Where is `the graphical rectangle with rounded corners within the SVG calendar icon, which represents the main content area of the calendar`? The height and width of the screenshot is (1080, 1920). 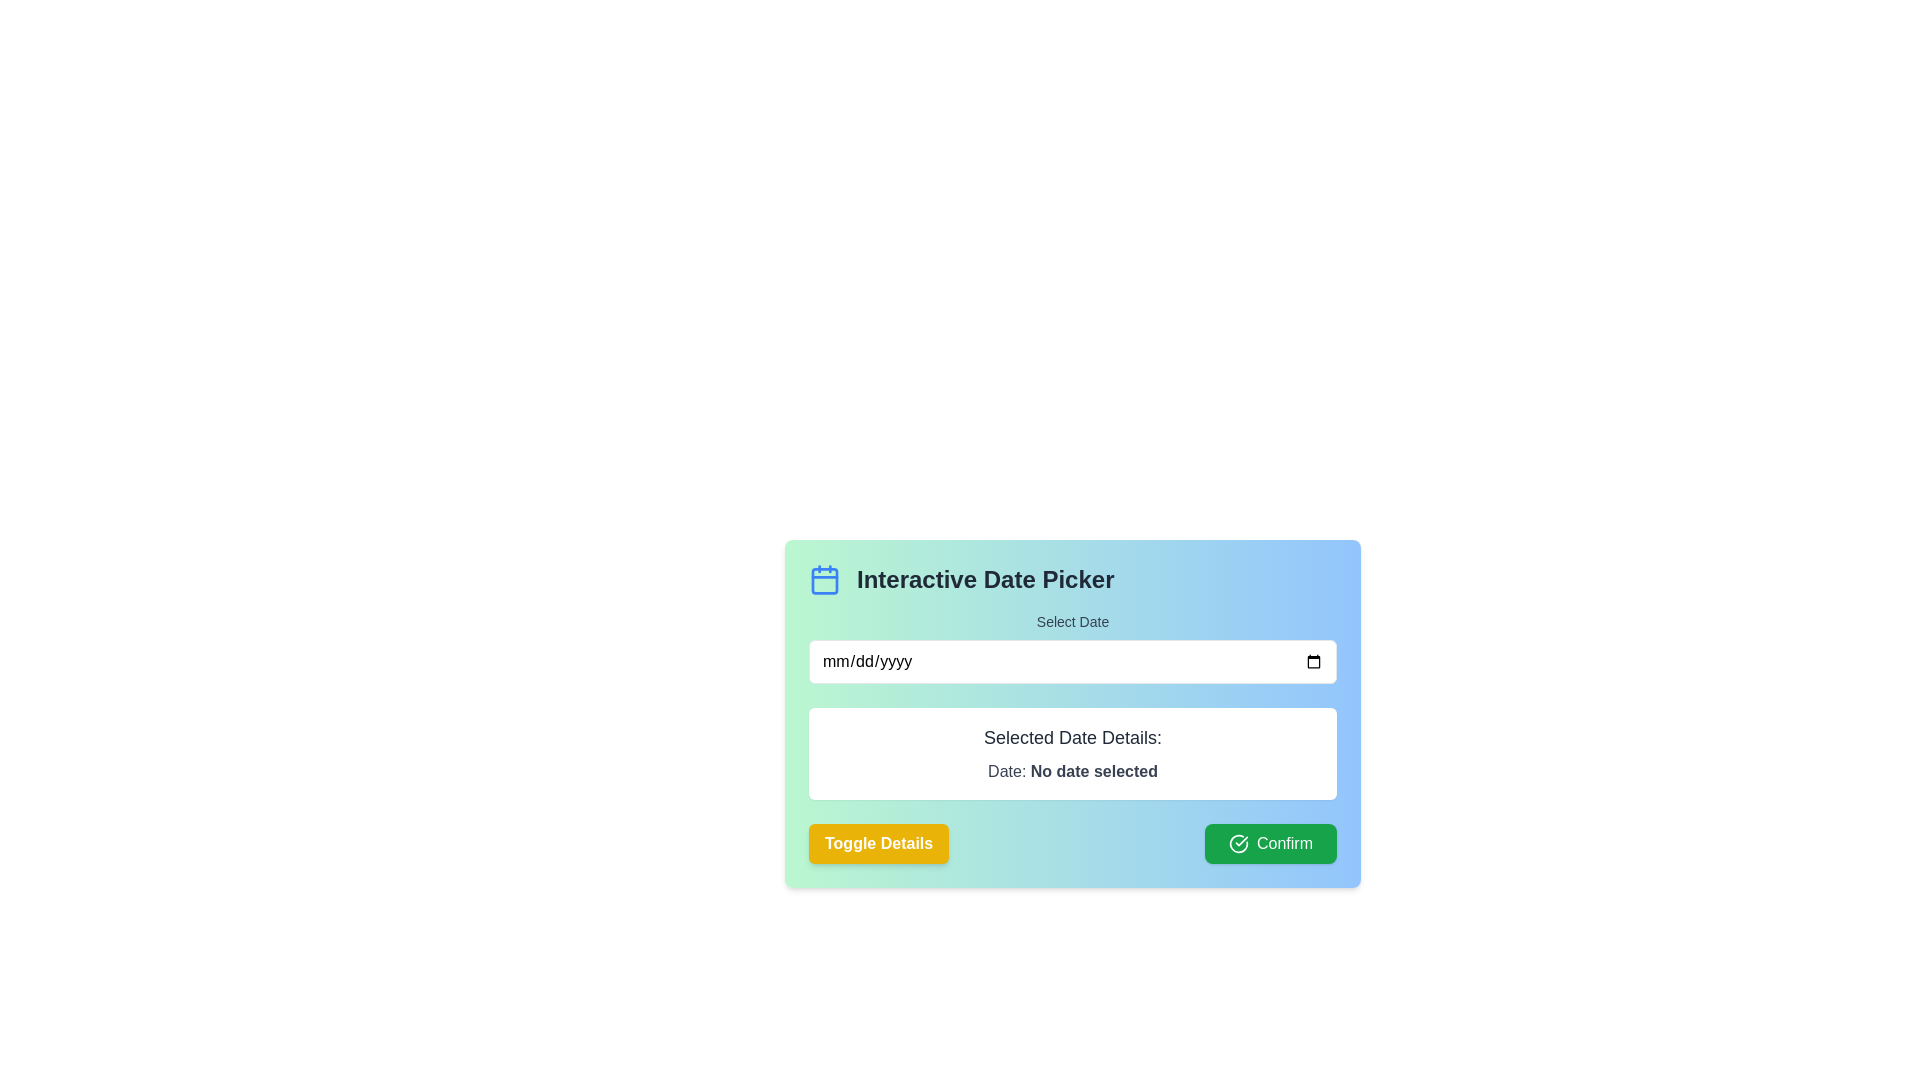
the graphical rectangle with rounded corners within the SVG calendar icon, which represents the main content area of the calendar is located at coordinates (825, 581).